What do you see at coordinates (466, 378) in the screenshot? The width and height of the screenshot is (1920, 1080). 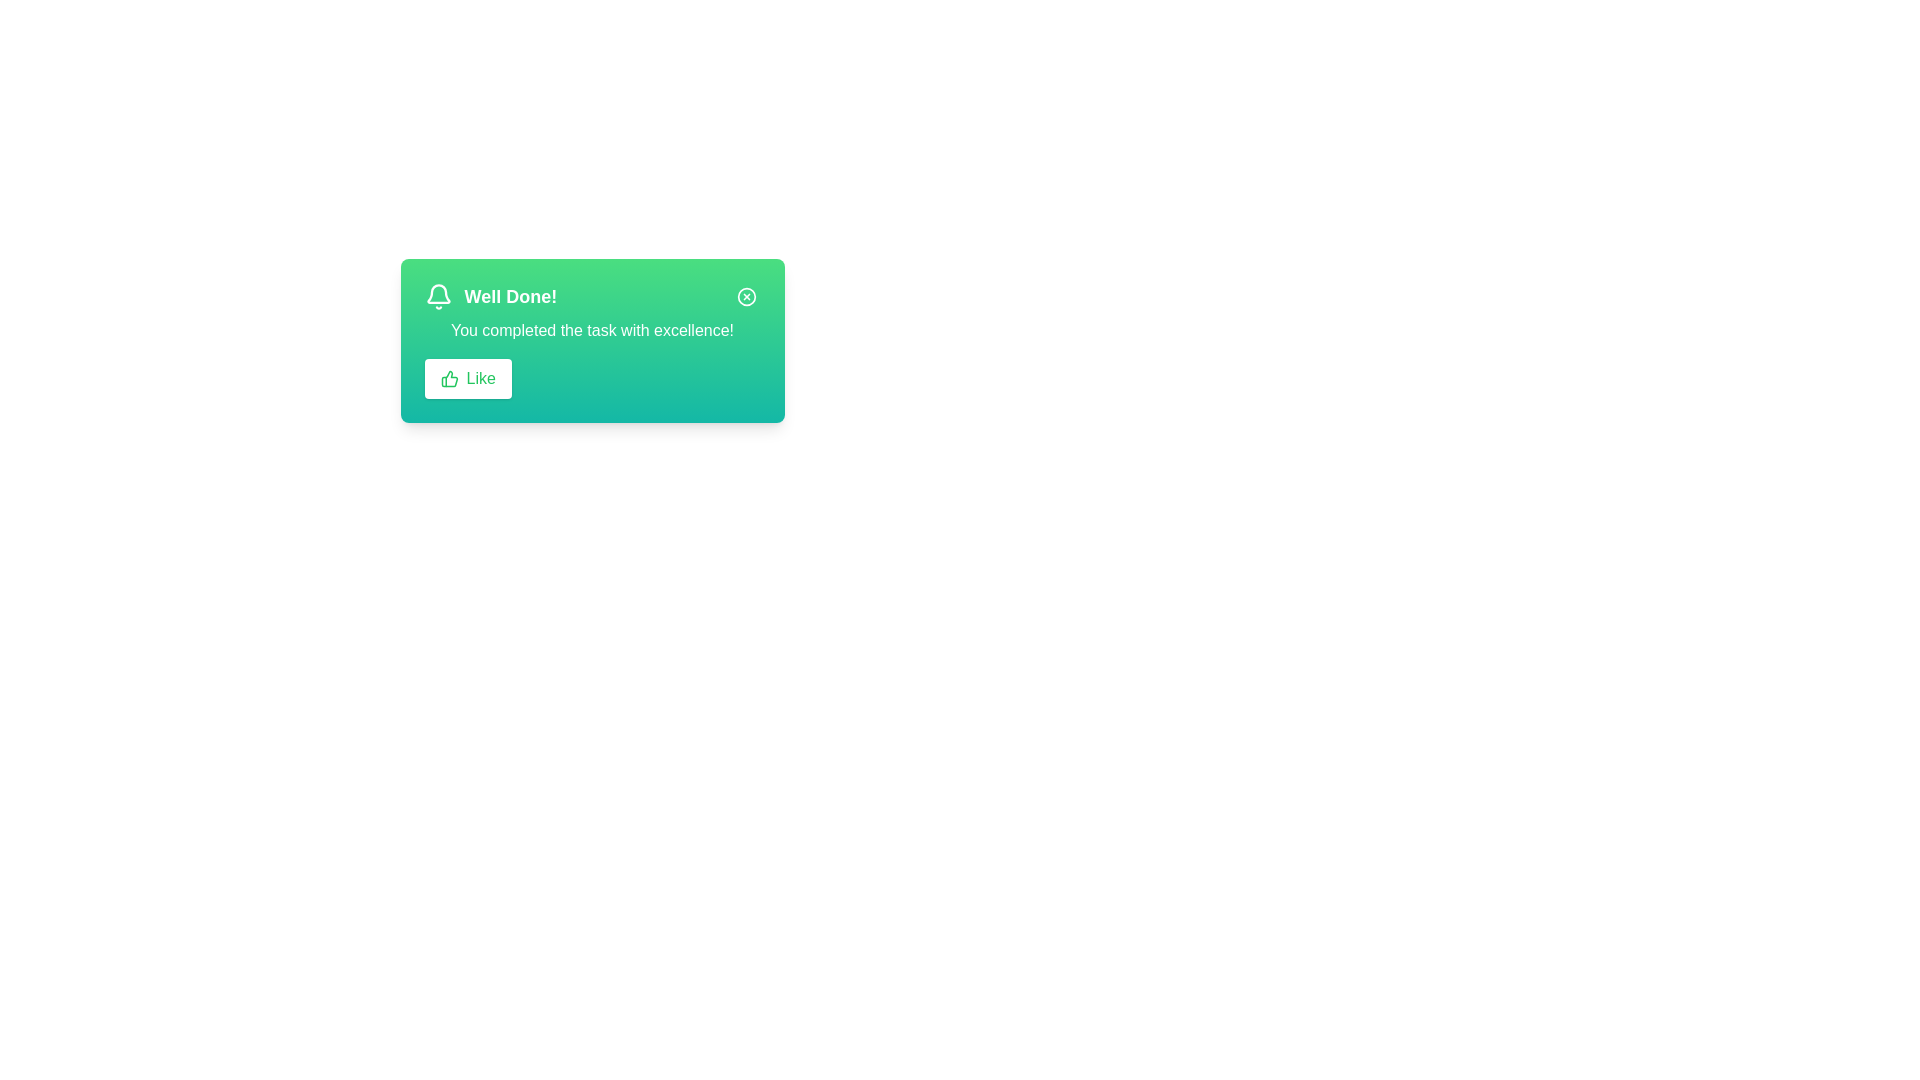 I see `the 'Like' button to trigger the like action` at bounding box center [466, 378].